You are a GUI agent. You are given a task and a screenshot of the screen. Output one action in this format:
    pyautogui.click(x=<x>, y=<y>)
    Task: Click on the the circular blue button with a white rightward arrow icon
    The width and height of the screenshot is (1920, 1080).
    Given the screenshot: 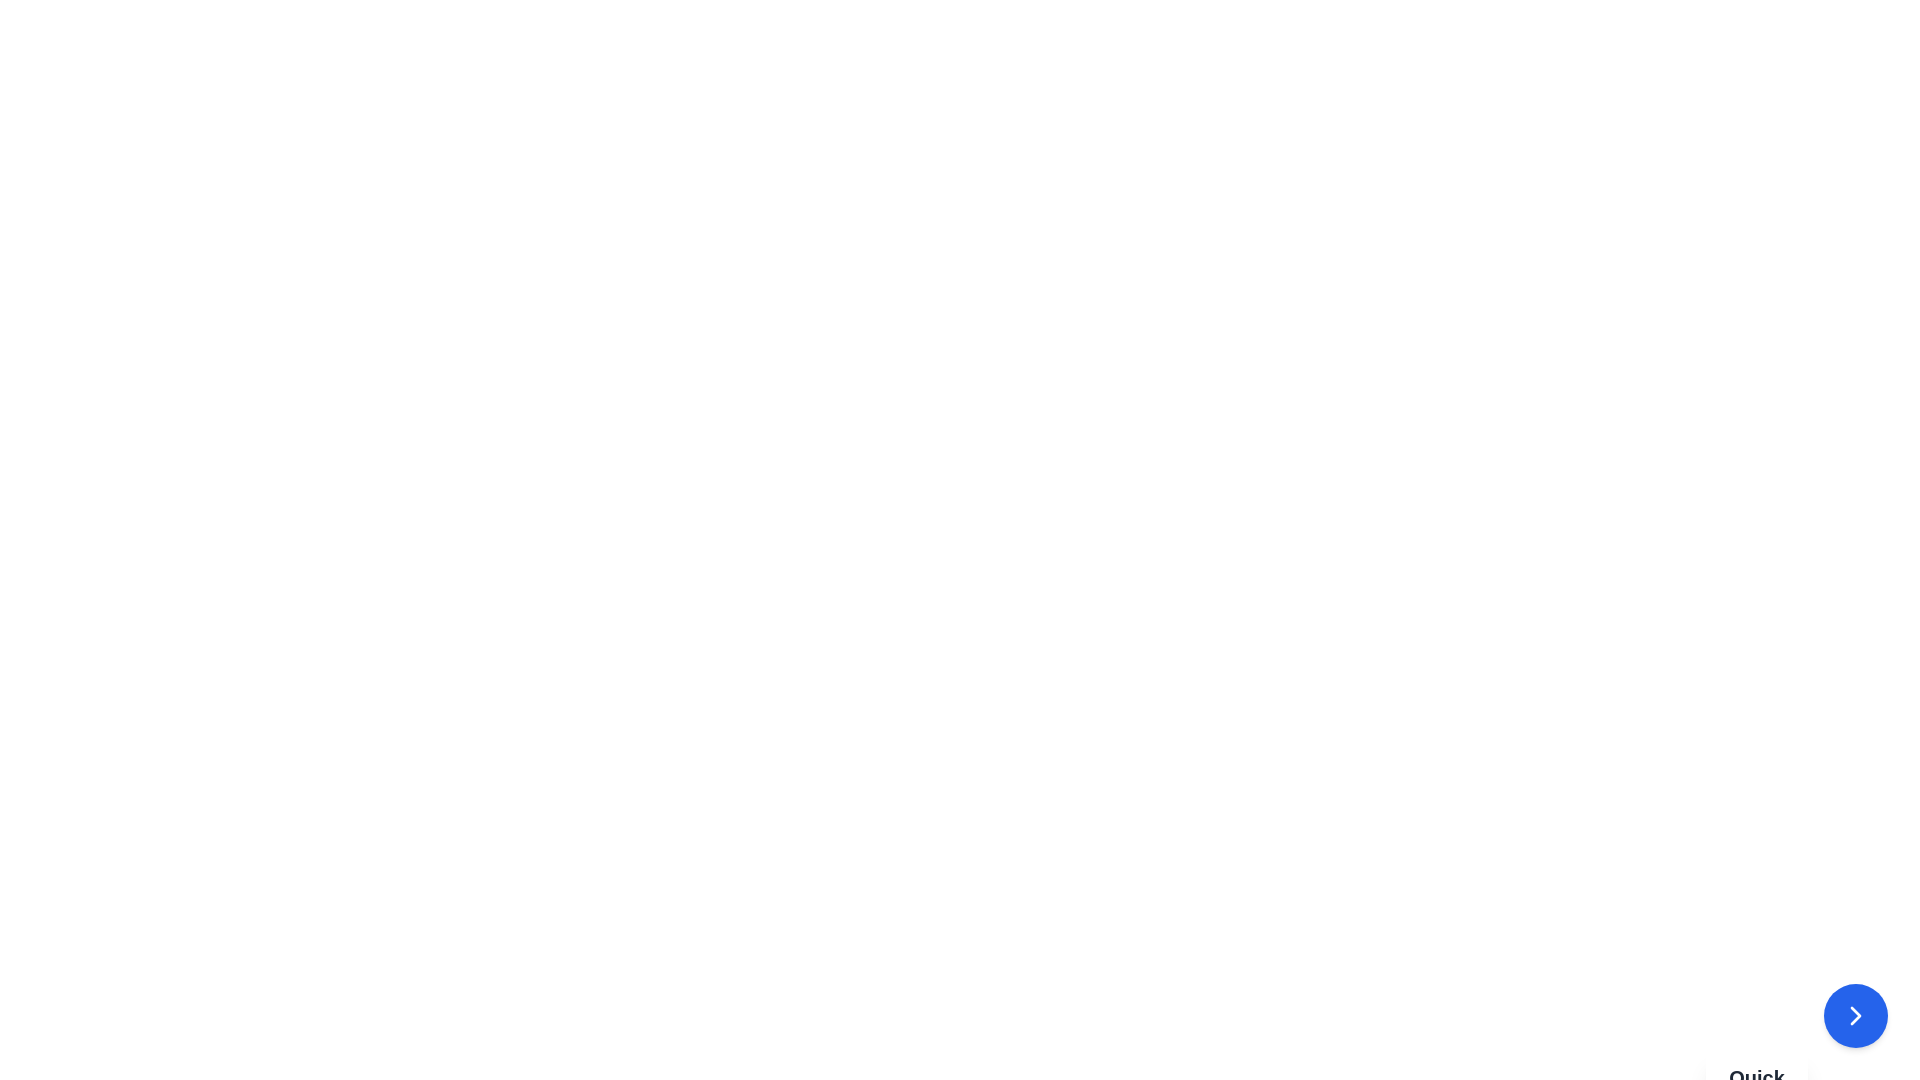 What is the action you would take?
    pyautogui.click(x=1855, y=1015)
    